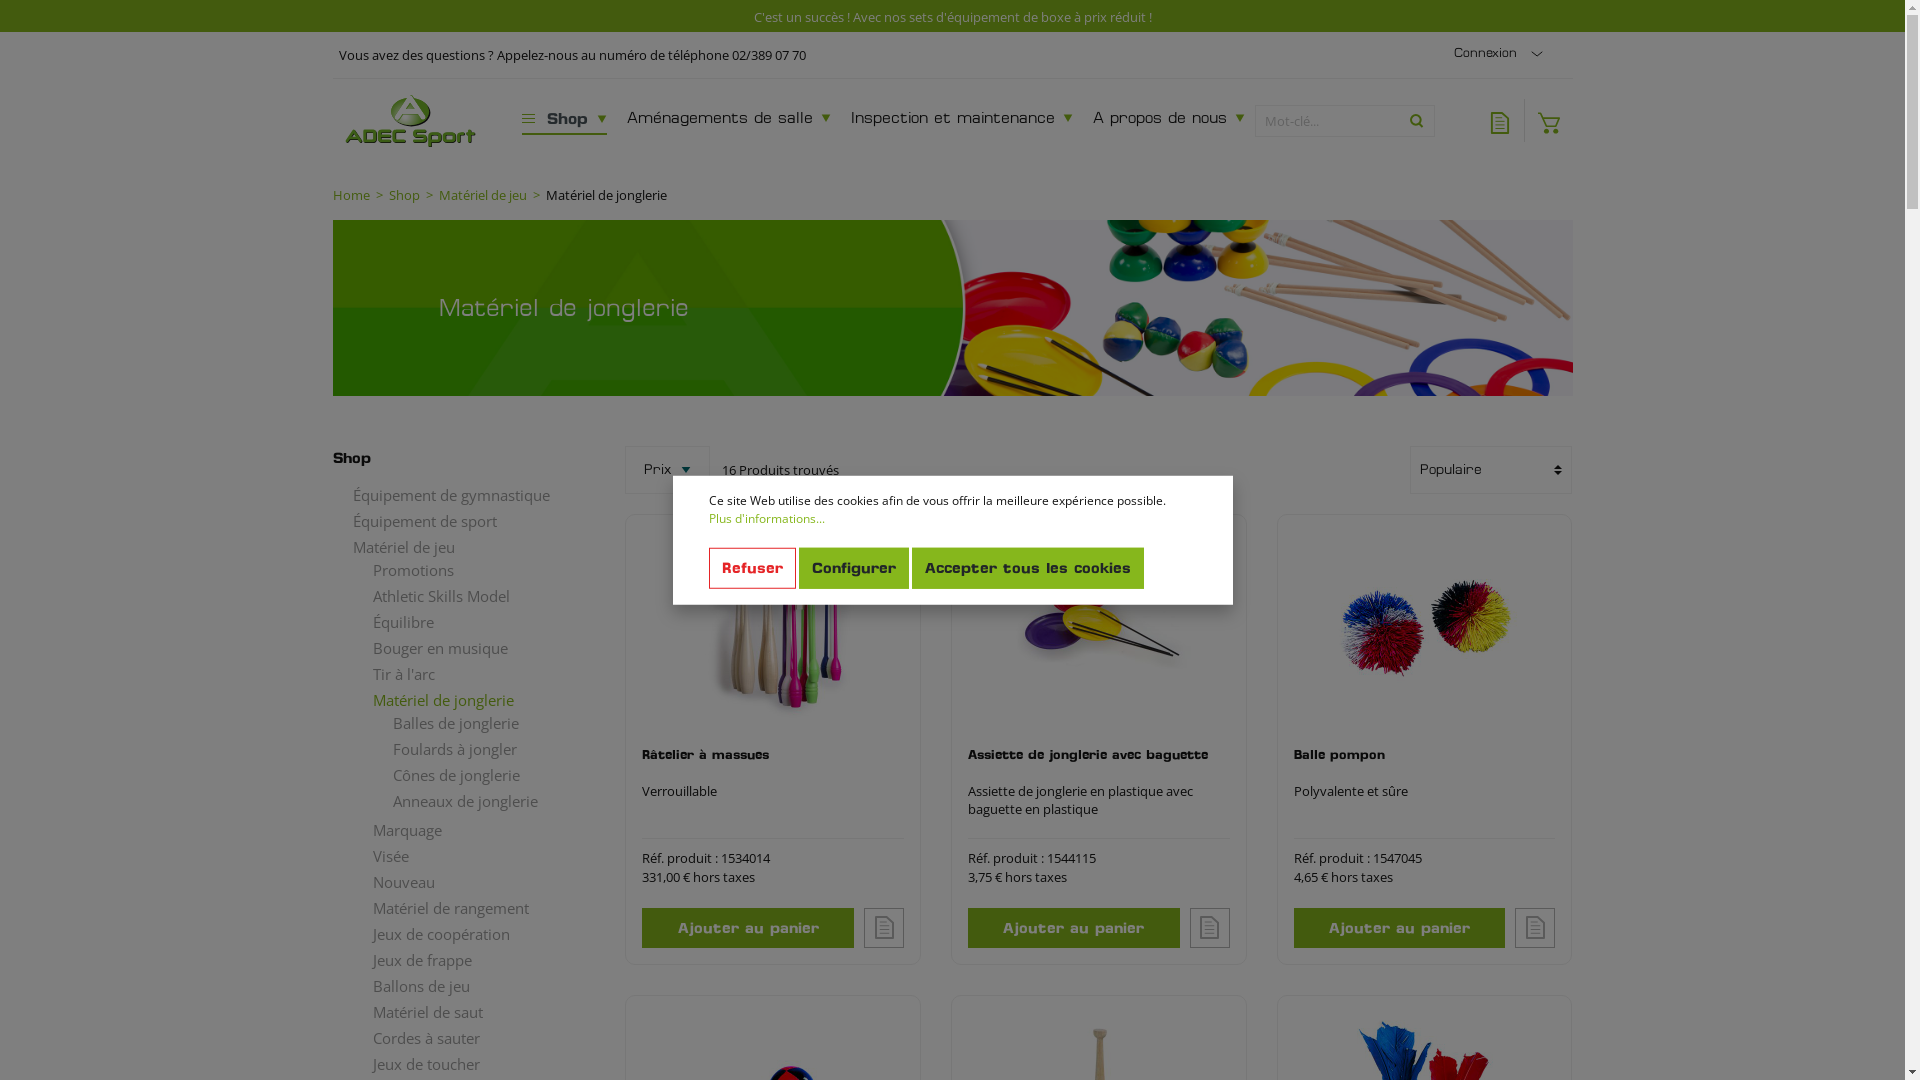 The image size is (1920, 1080). I want to click on 'Balle pompon', so click(1424, 628).